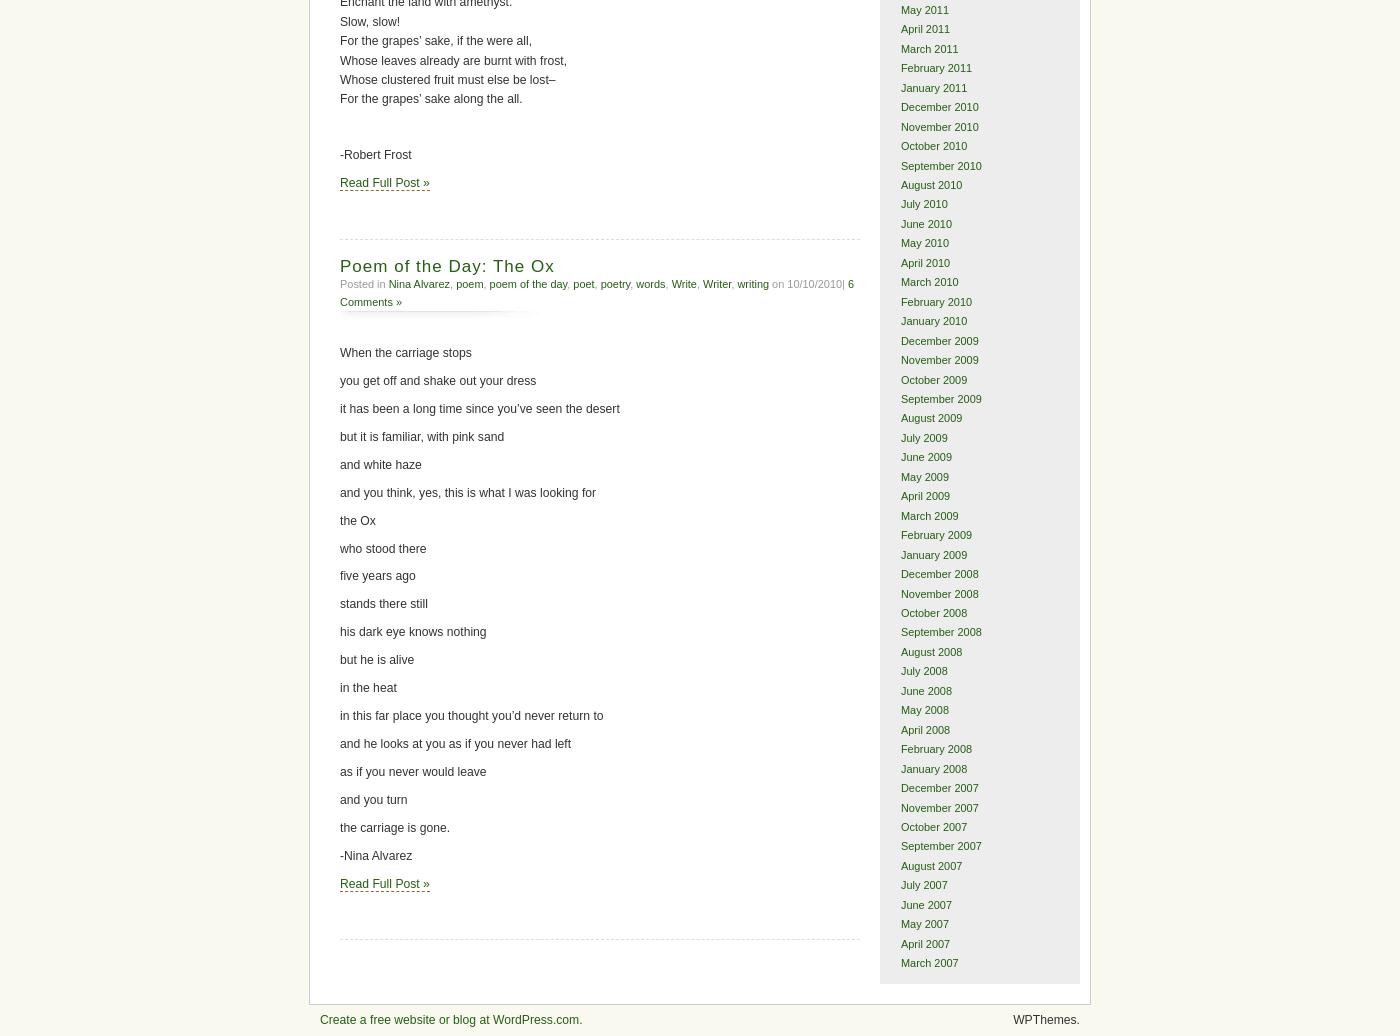  I want to click on 'but he is alive', so click(377, 660).